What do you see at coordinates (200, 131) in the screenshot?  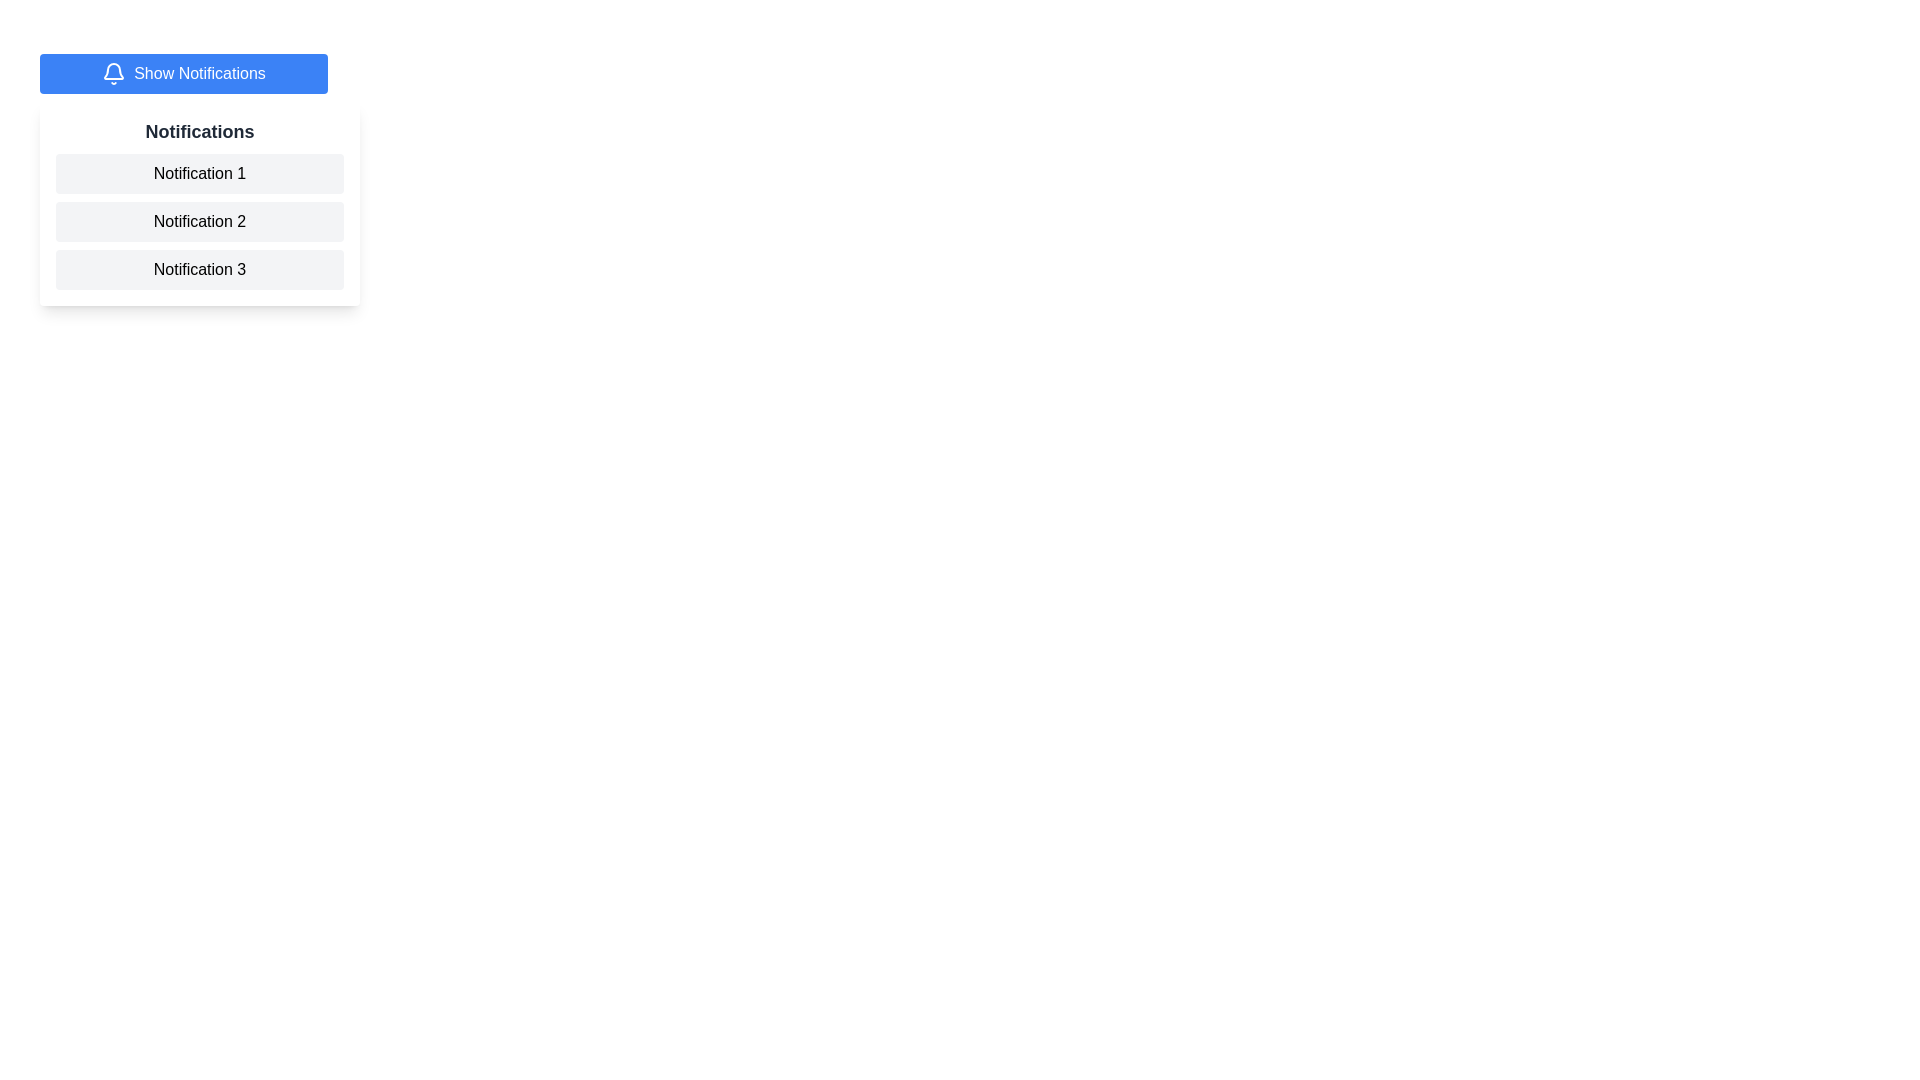 I see `the Text heading that indicates the content of the notification panel, which is positioned at the top region of the panel` at bounding box center [200, 131].